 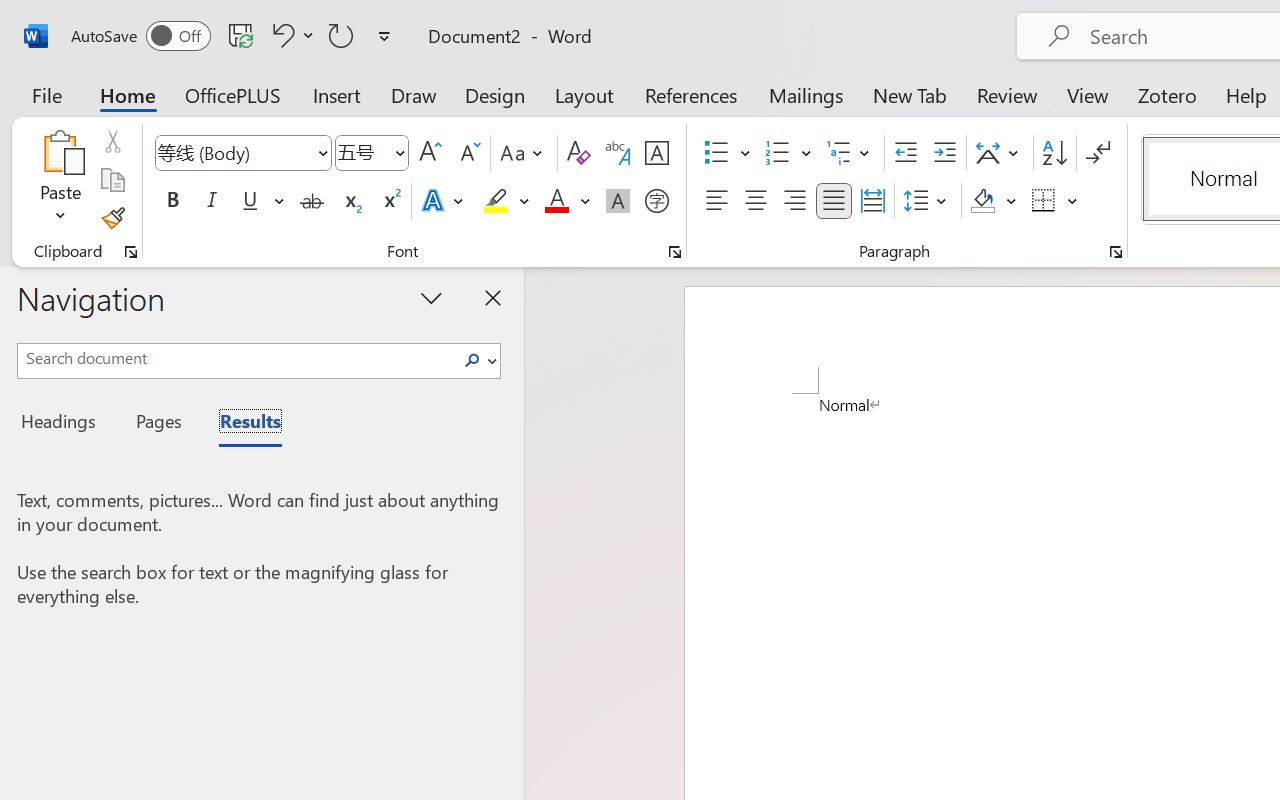 I want to click on 'Cut', so click(x=111, y=141).